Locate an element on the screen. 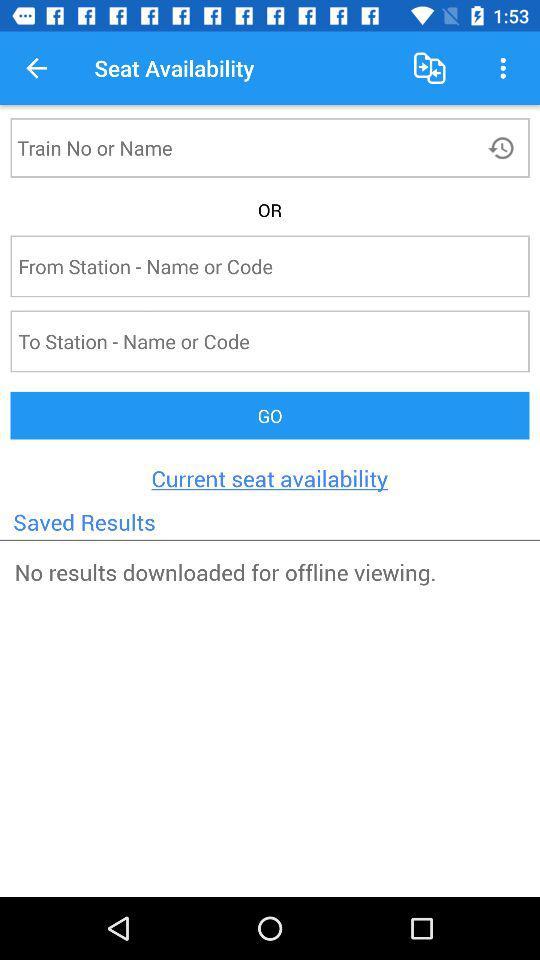 The height and width of the screenshot is (960, 540). history button is located at coordinates (502, 146).